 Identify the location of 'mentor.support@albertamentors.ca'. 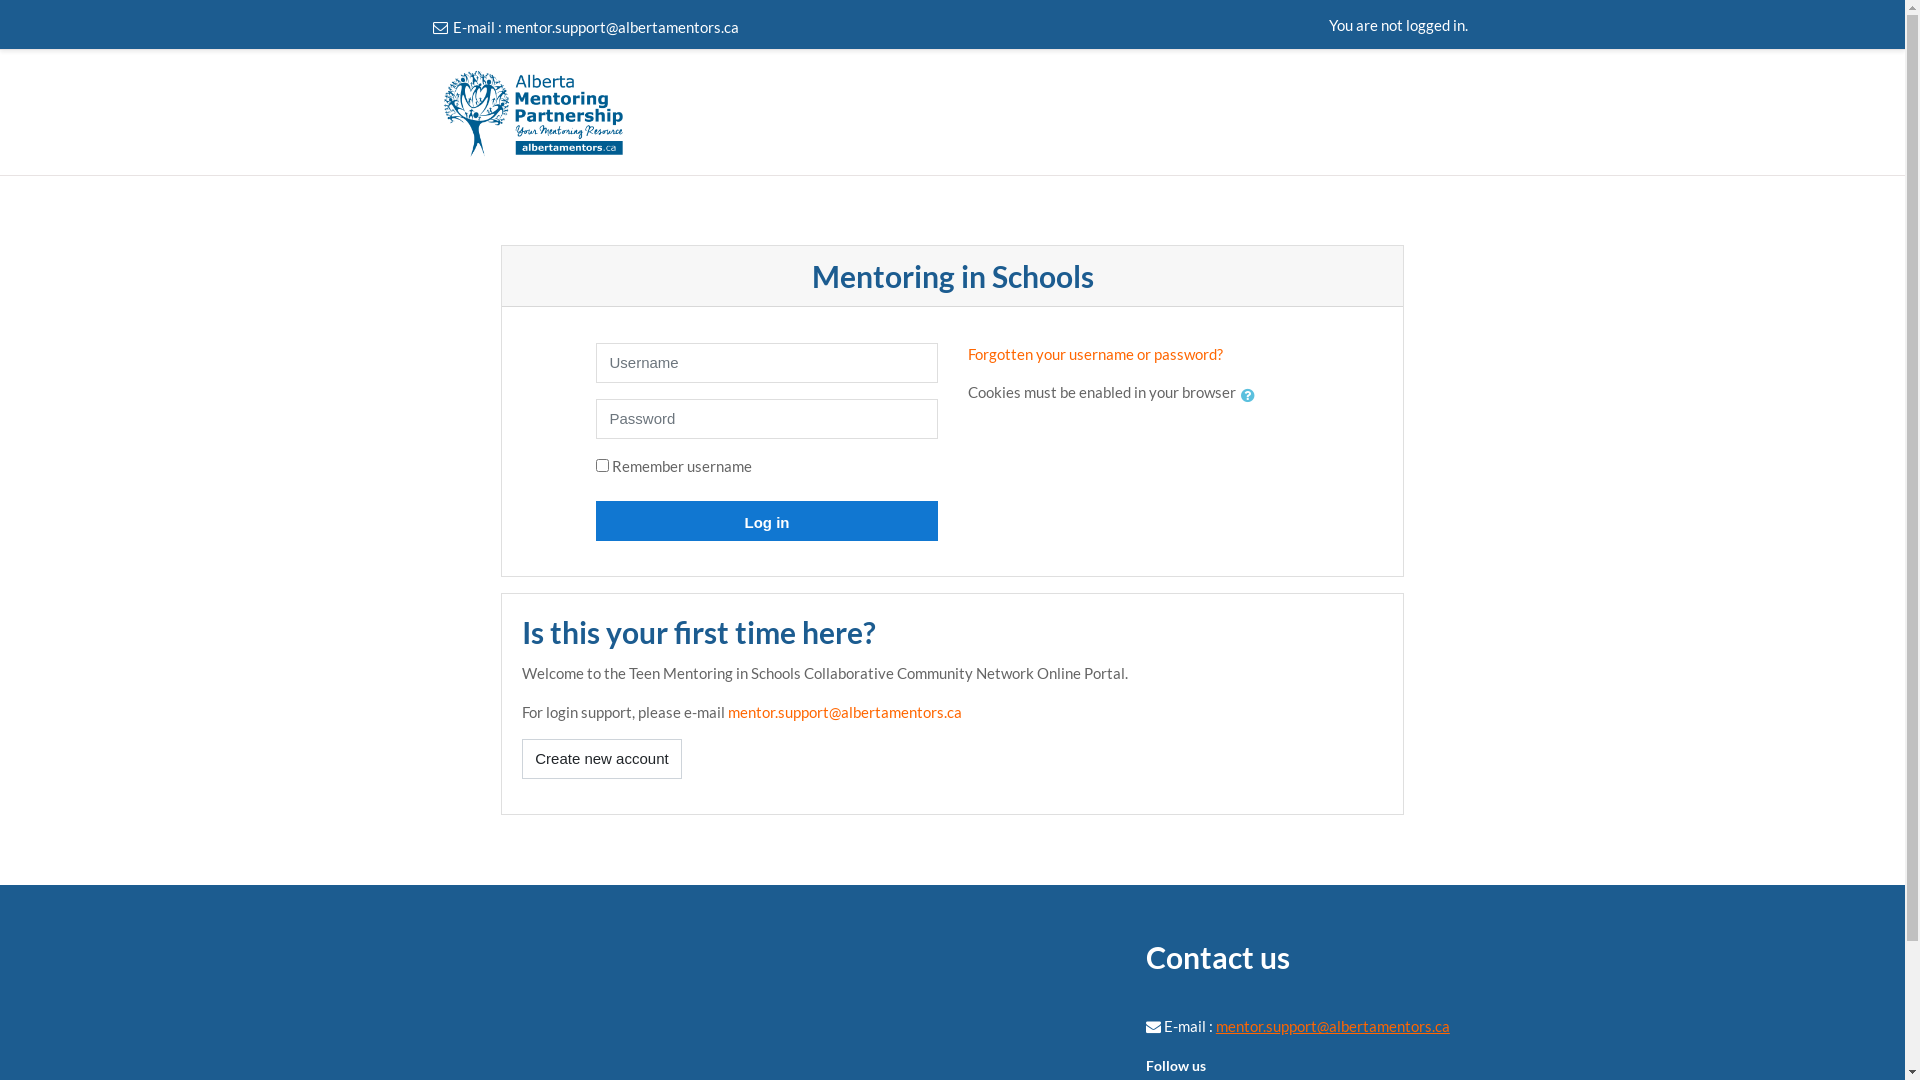
(727, 711).